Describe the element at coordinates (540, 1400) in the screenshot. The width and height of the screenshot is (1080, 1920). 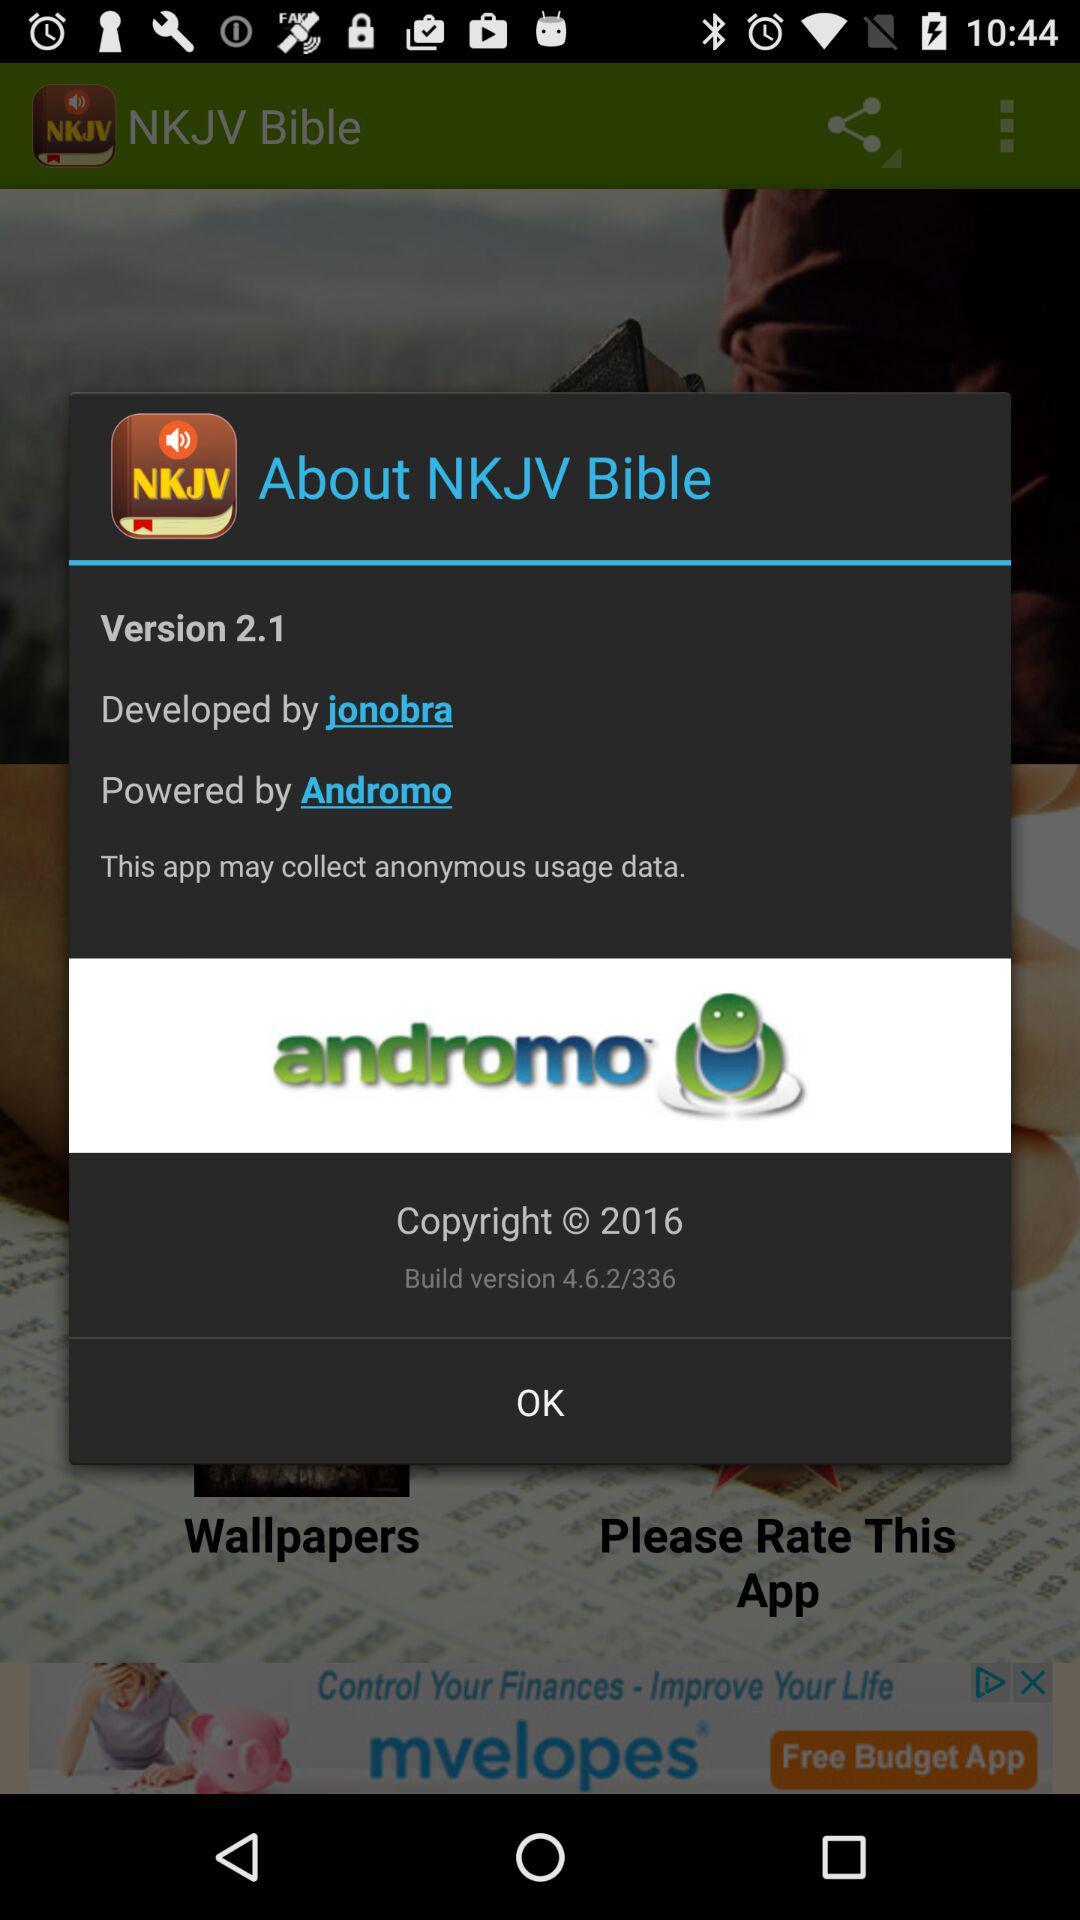
I see `the ok icon` at that location.